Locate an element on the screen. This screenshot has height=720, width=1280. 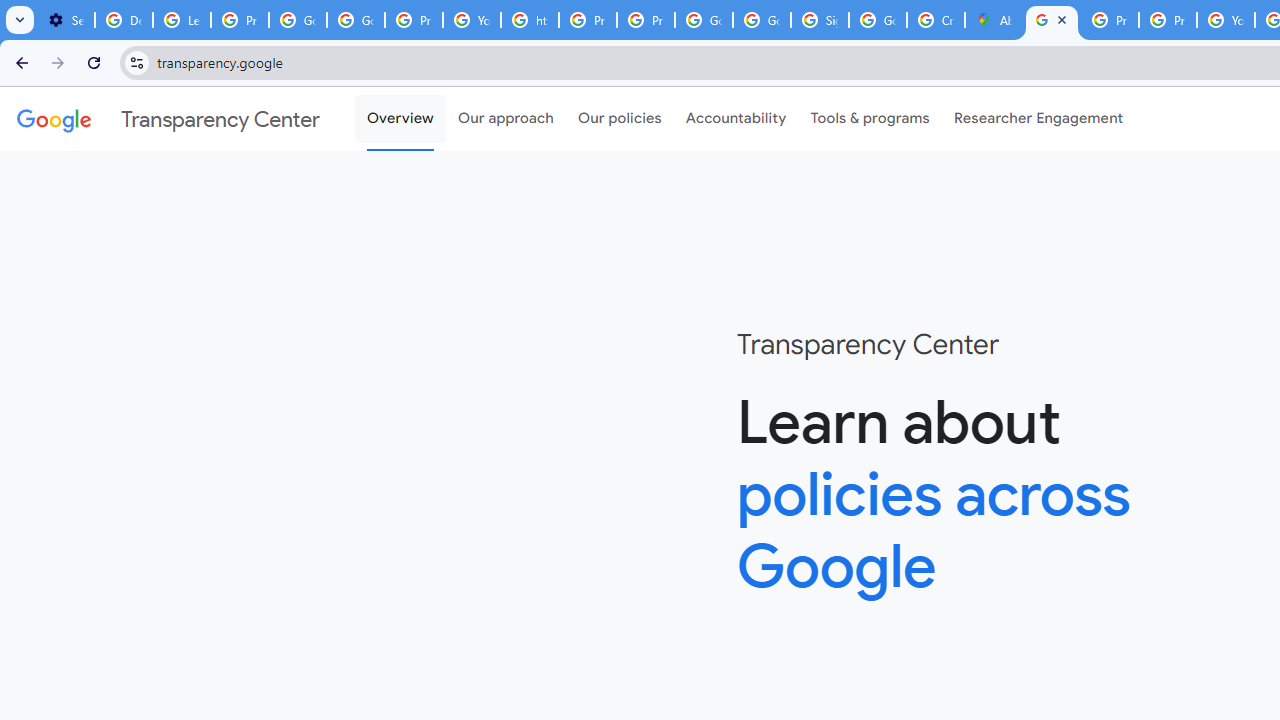
'Accountability' is located at coordinates (735, 119).